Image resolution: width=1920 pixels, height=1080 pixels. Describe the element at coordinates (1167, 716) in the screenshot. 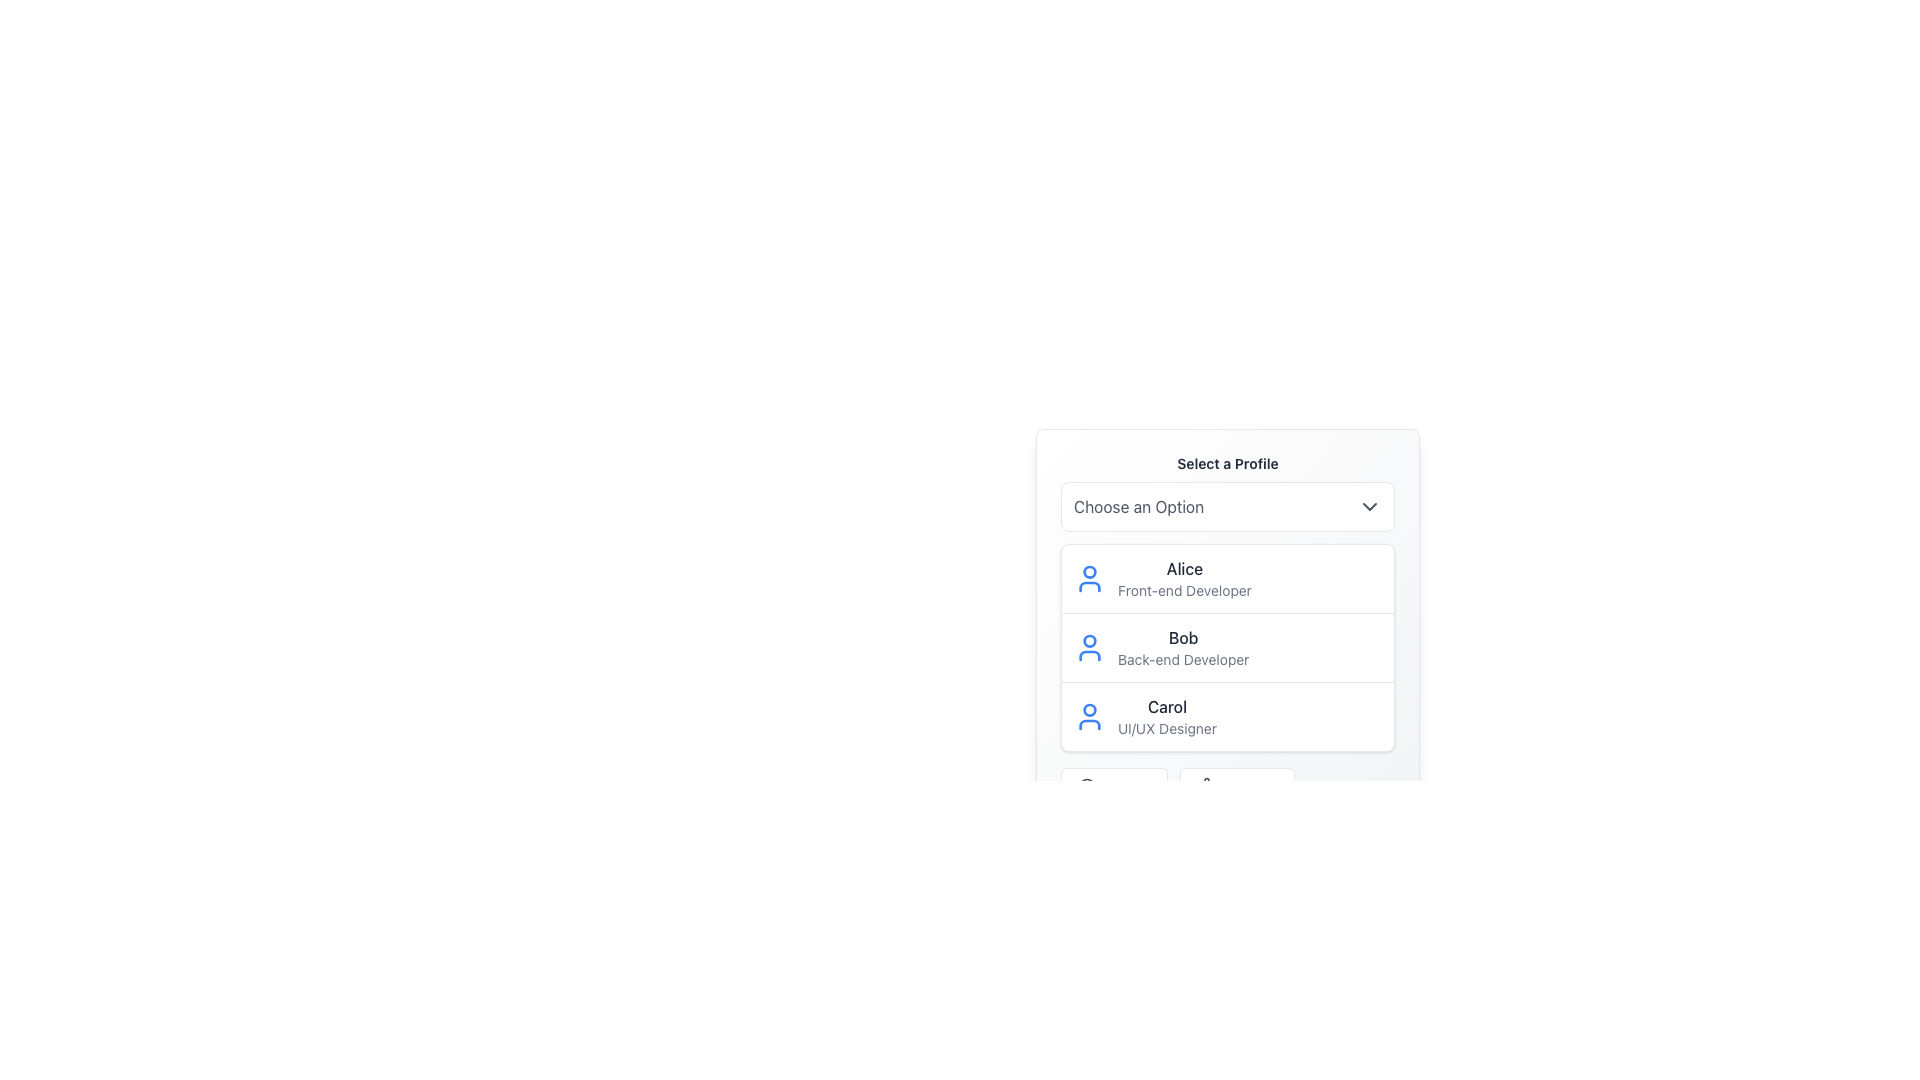

I see `the text element displaying the name and role of a user ('Carol UI/UX Designer') located in the third user profile card` at that location.